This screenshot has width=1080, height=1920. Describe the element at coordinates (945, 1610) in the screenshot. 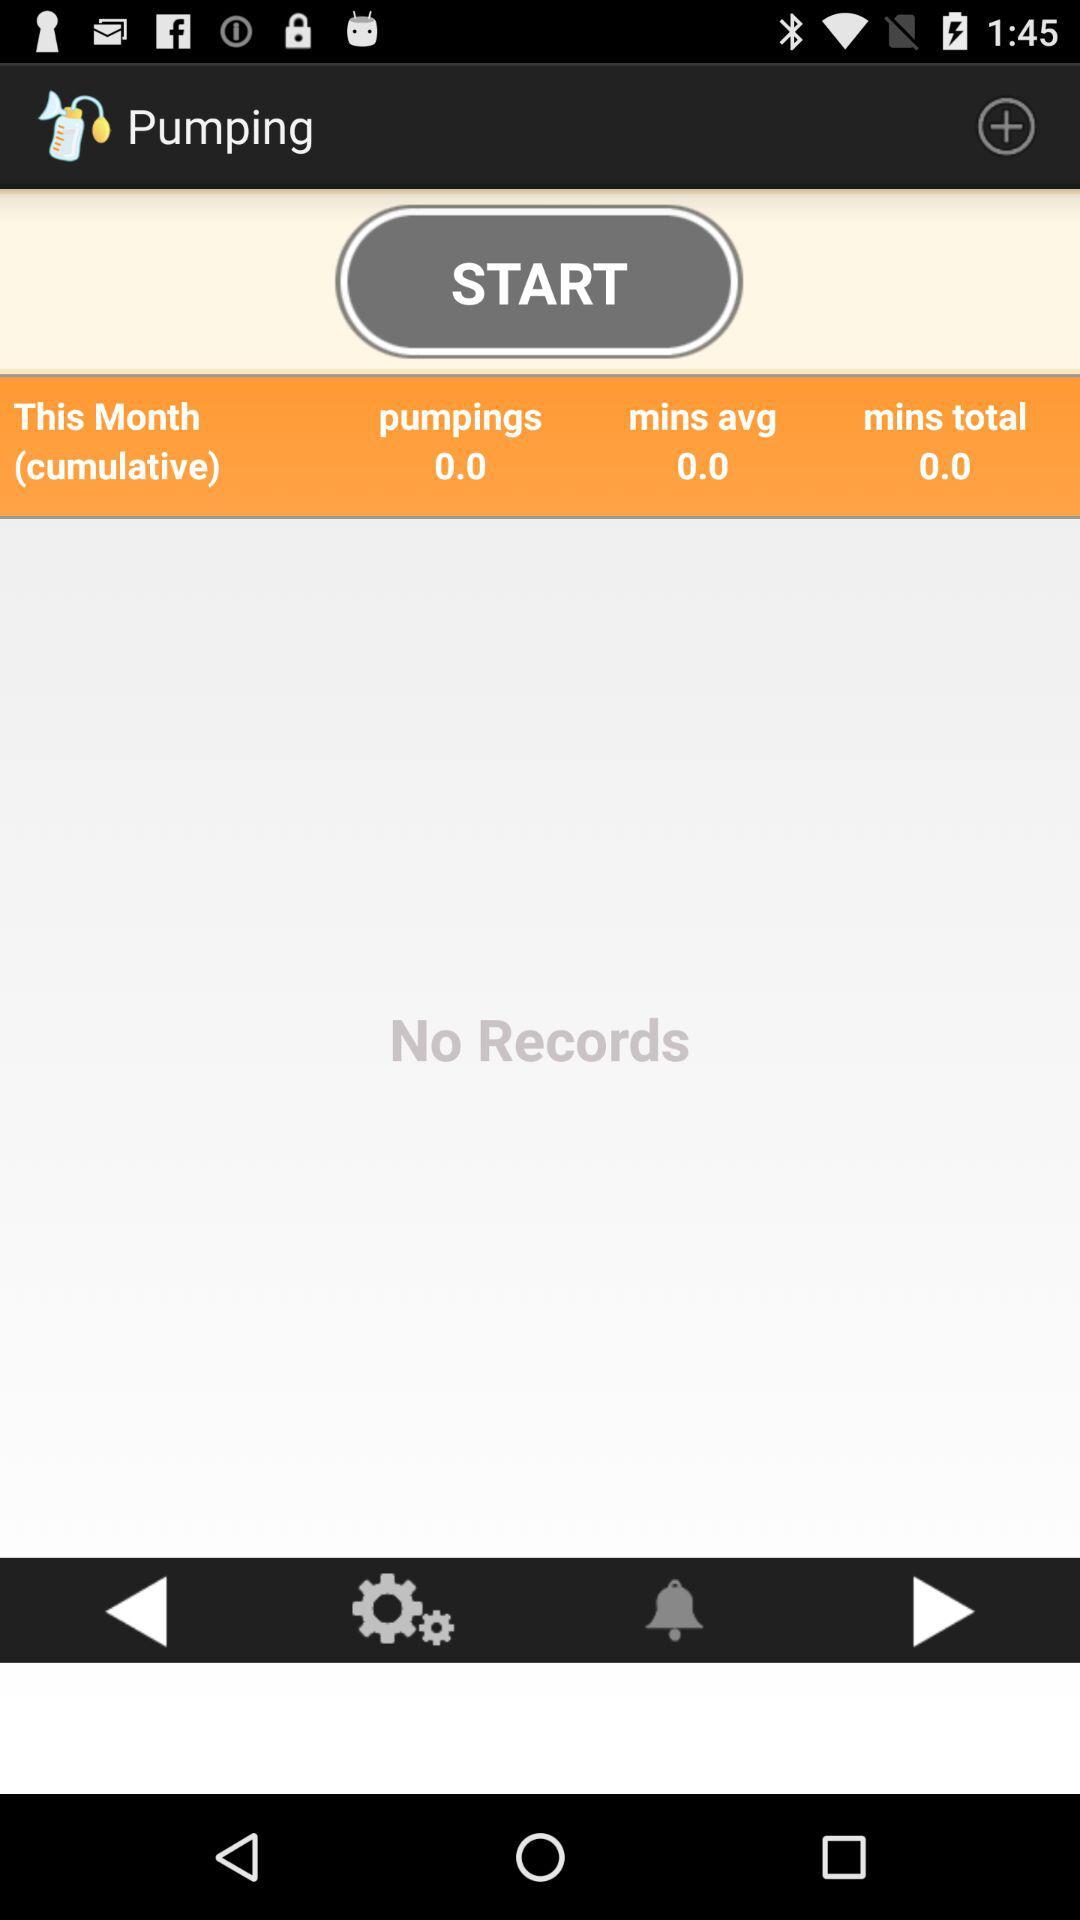

I see `next page` at that location.